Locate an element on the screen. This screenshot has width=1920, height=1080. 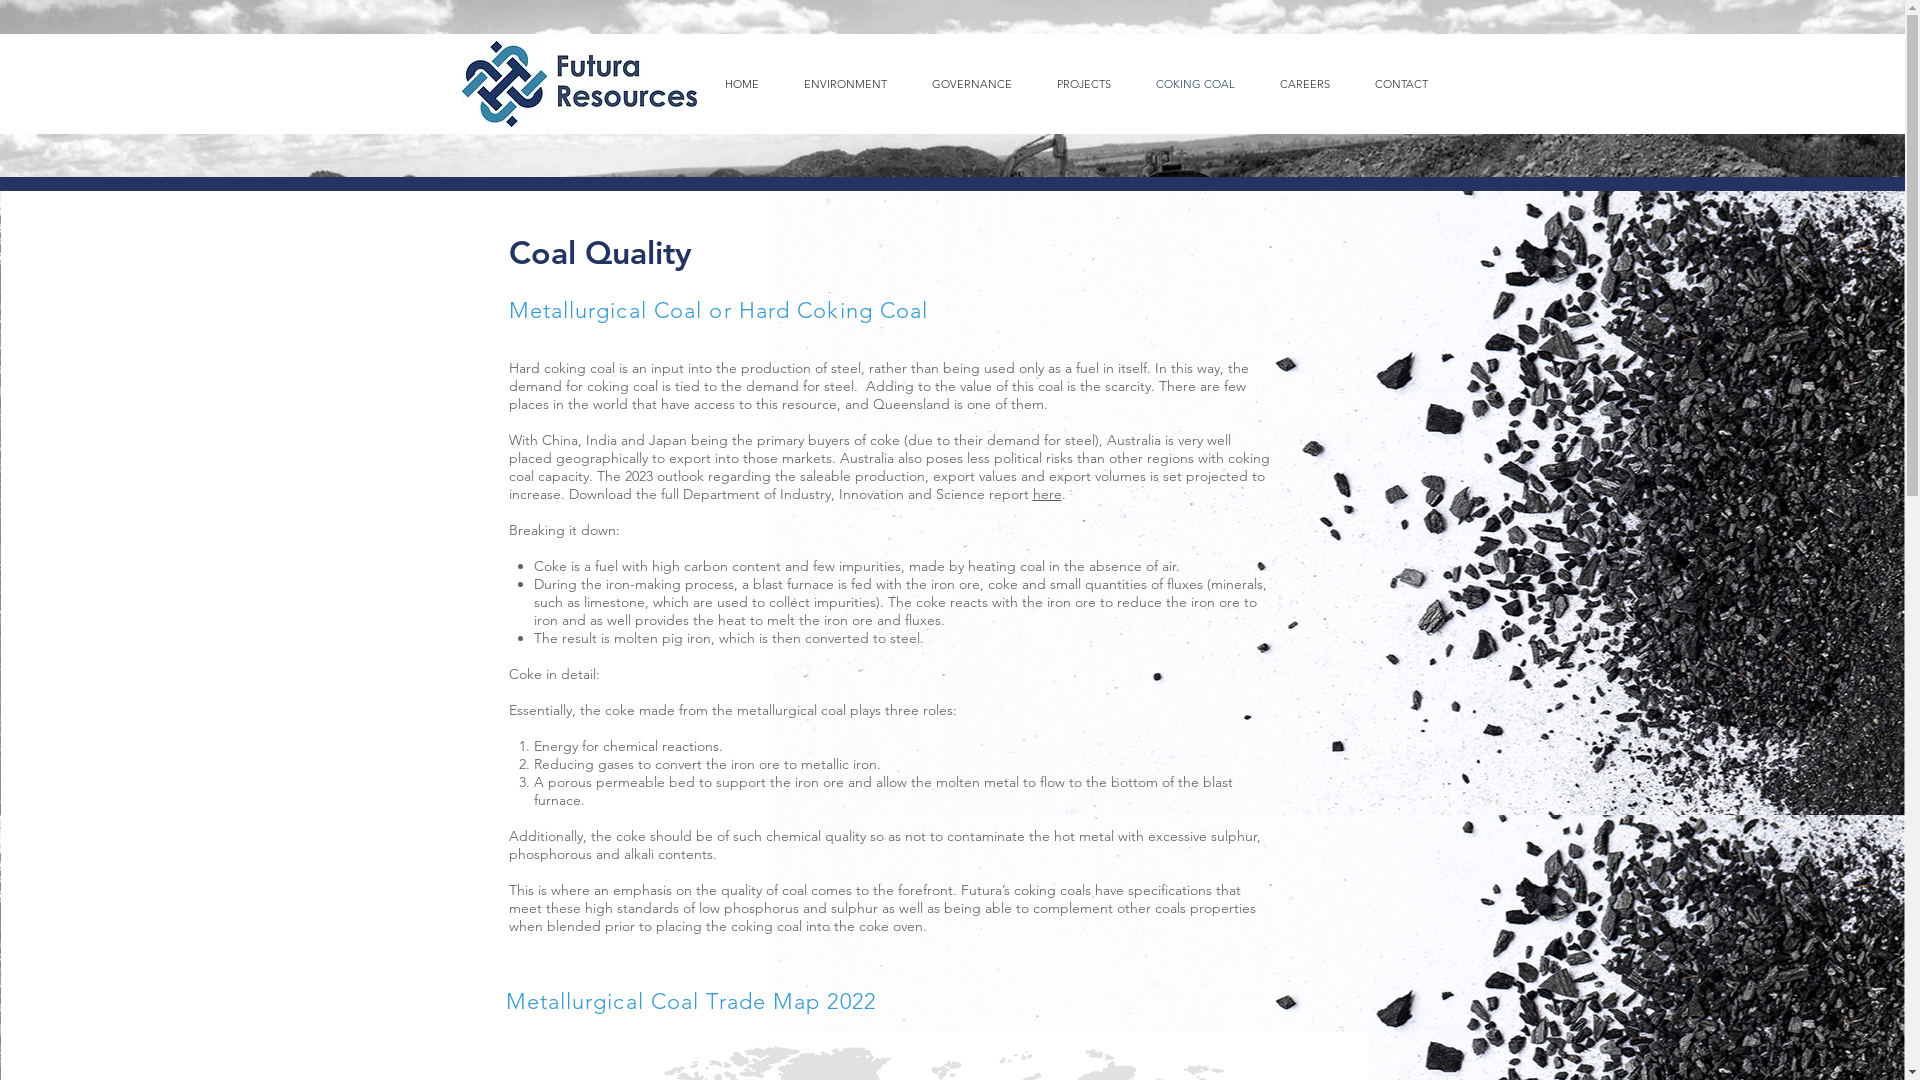
'HOME' is located at coordinates (741, 83).